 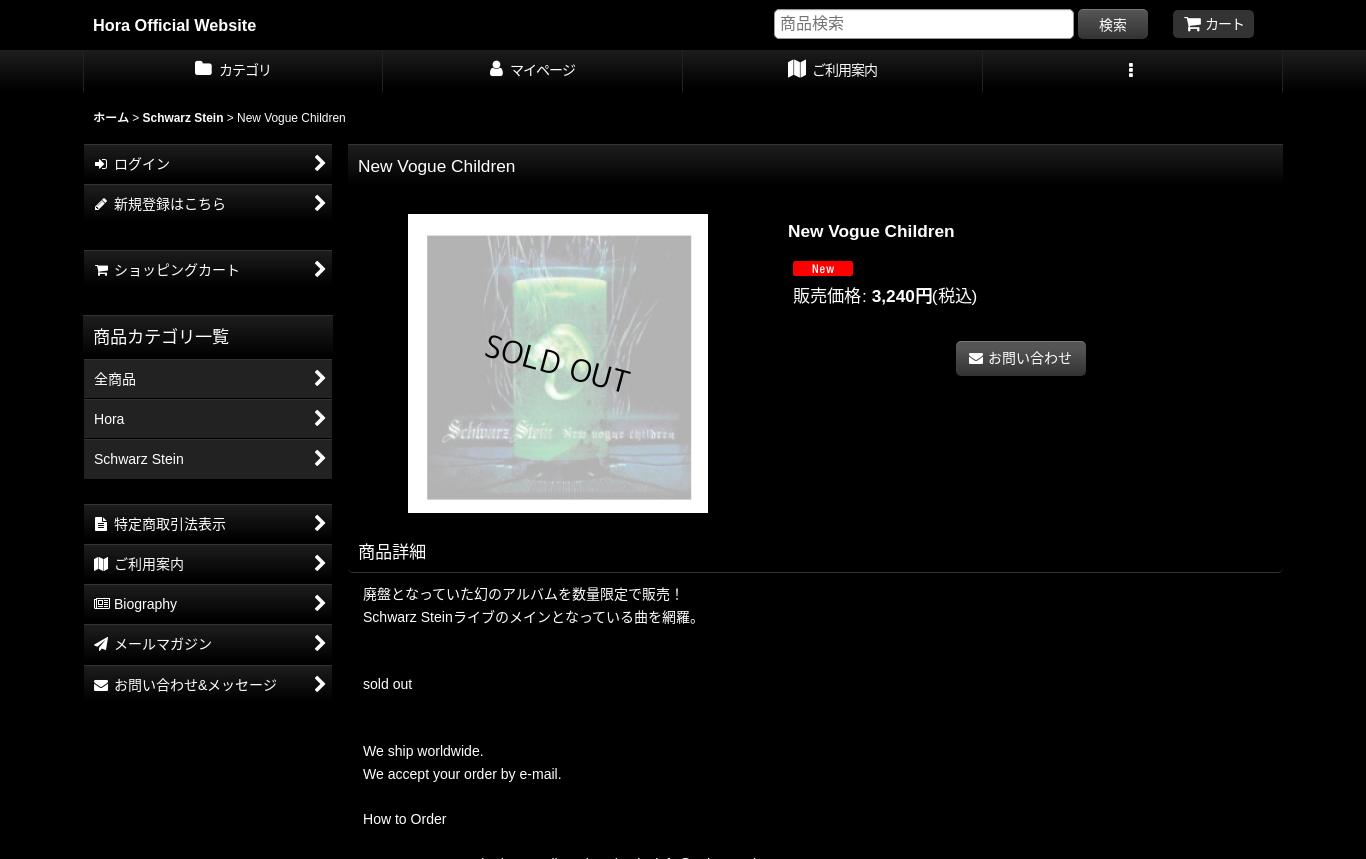 I want to click on '3,240円', so click(x=869, y=296).